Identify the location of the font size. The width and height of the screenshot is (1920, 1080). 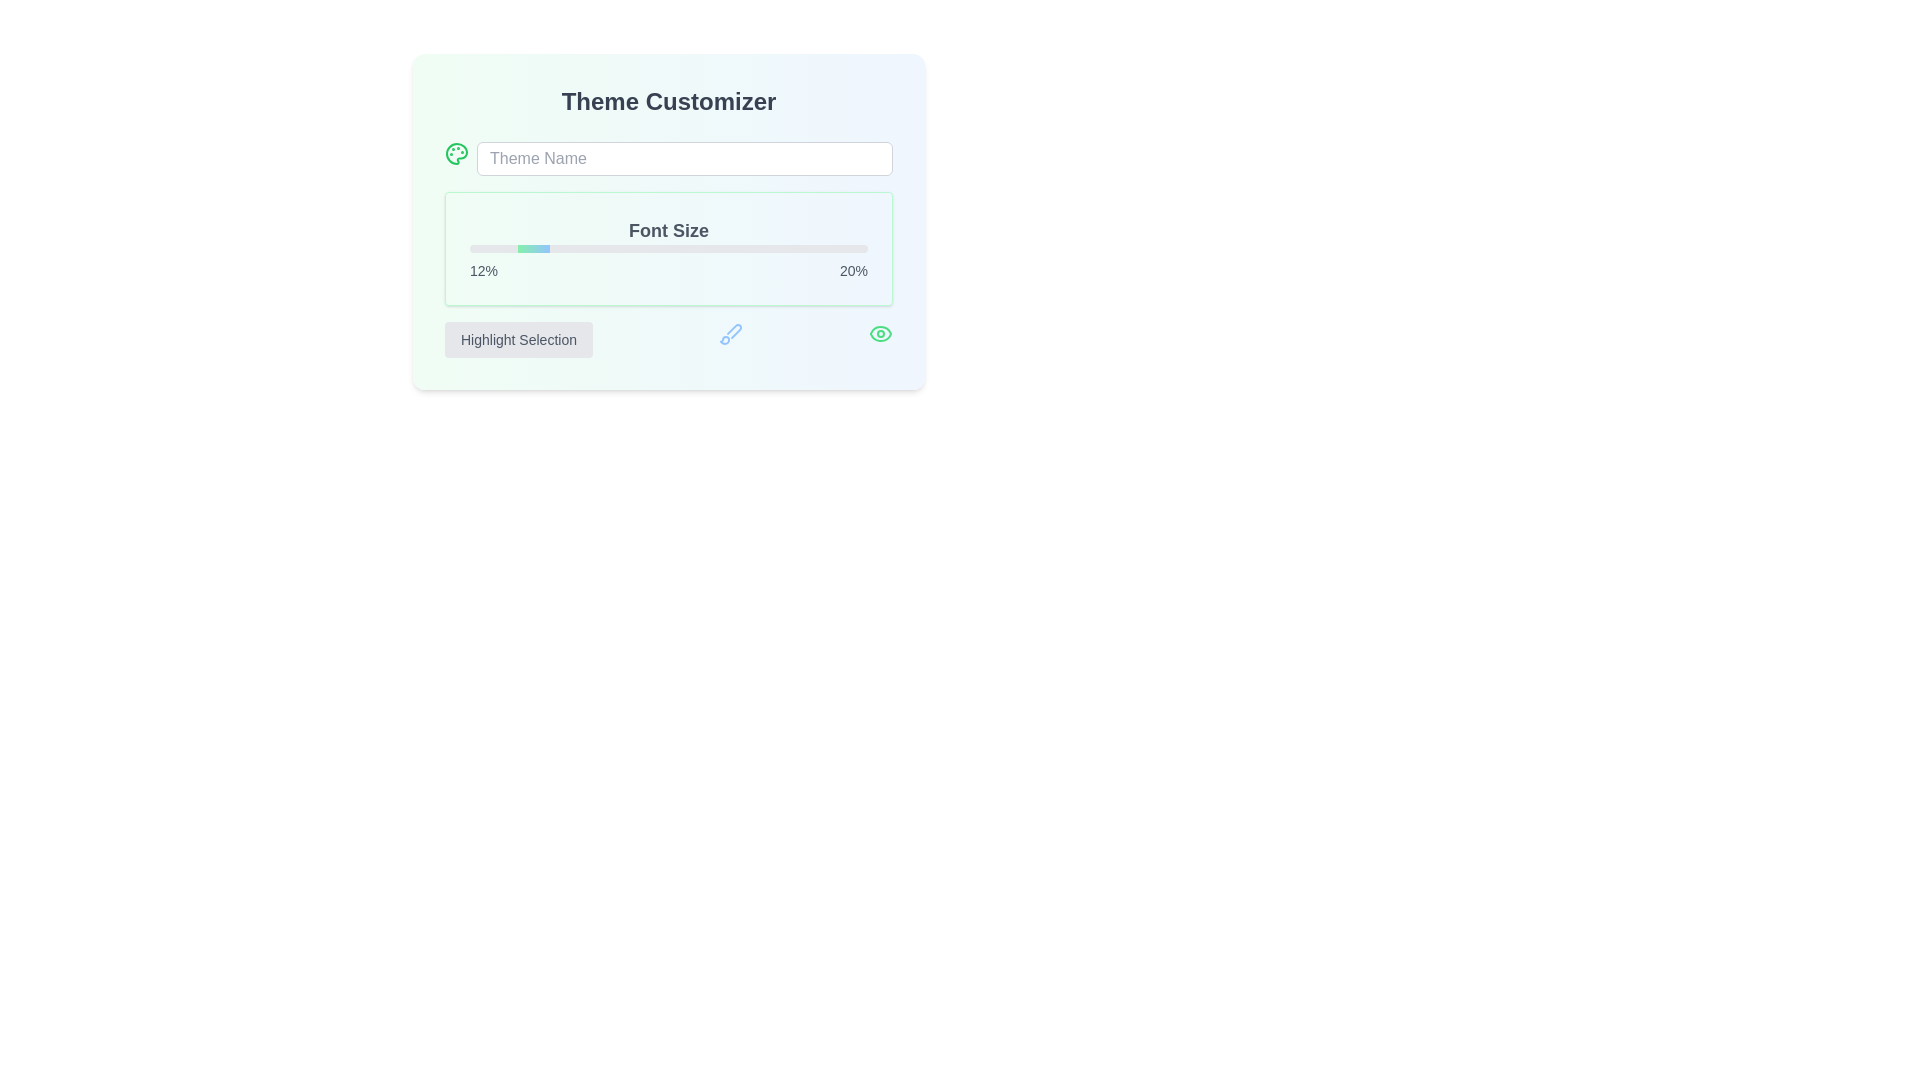
(612, 248).